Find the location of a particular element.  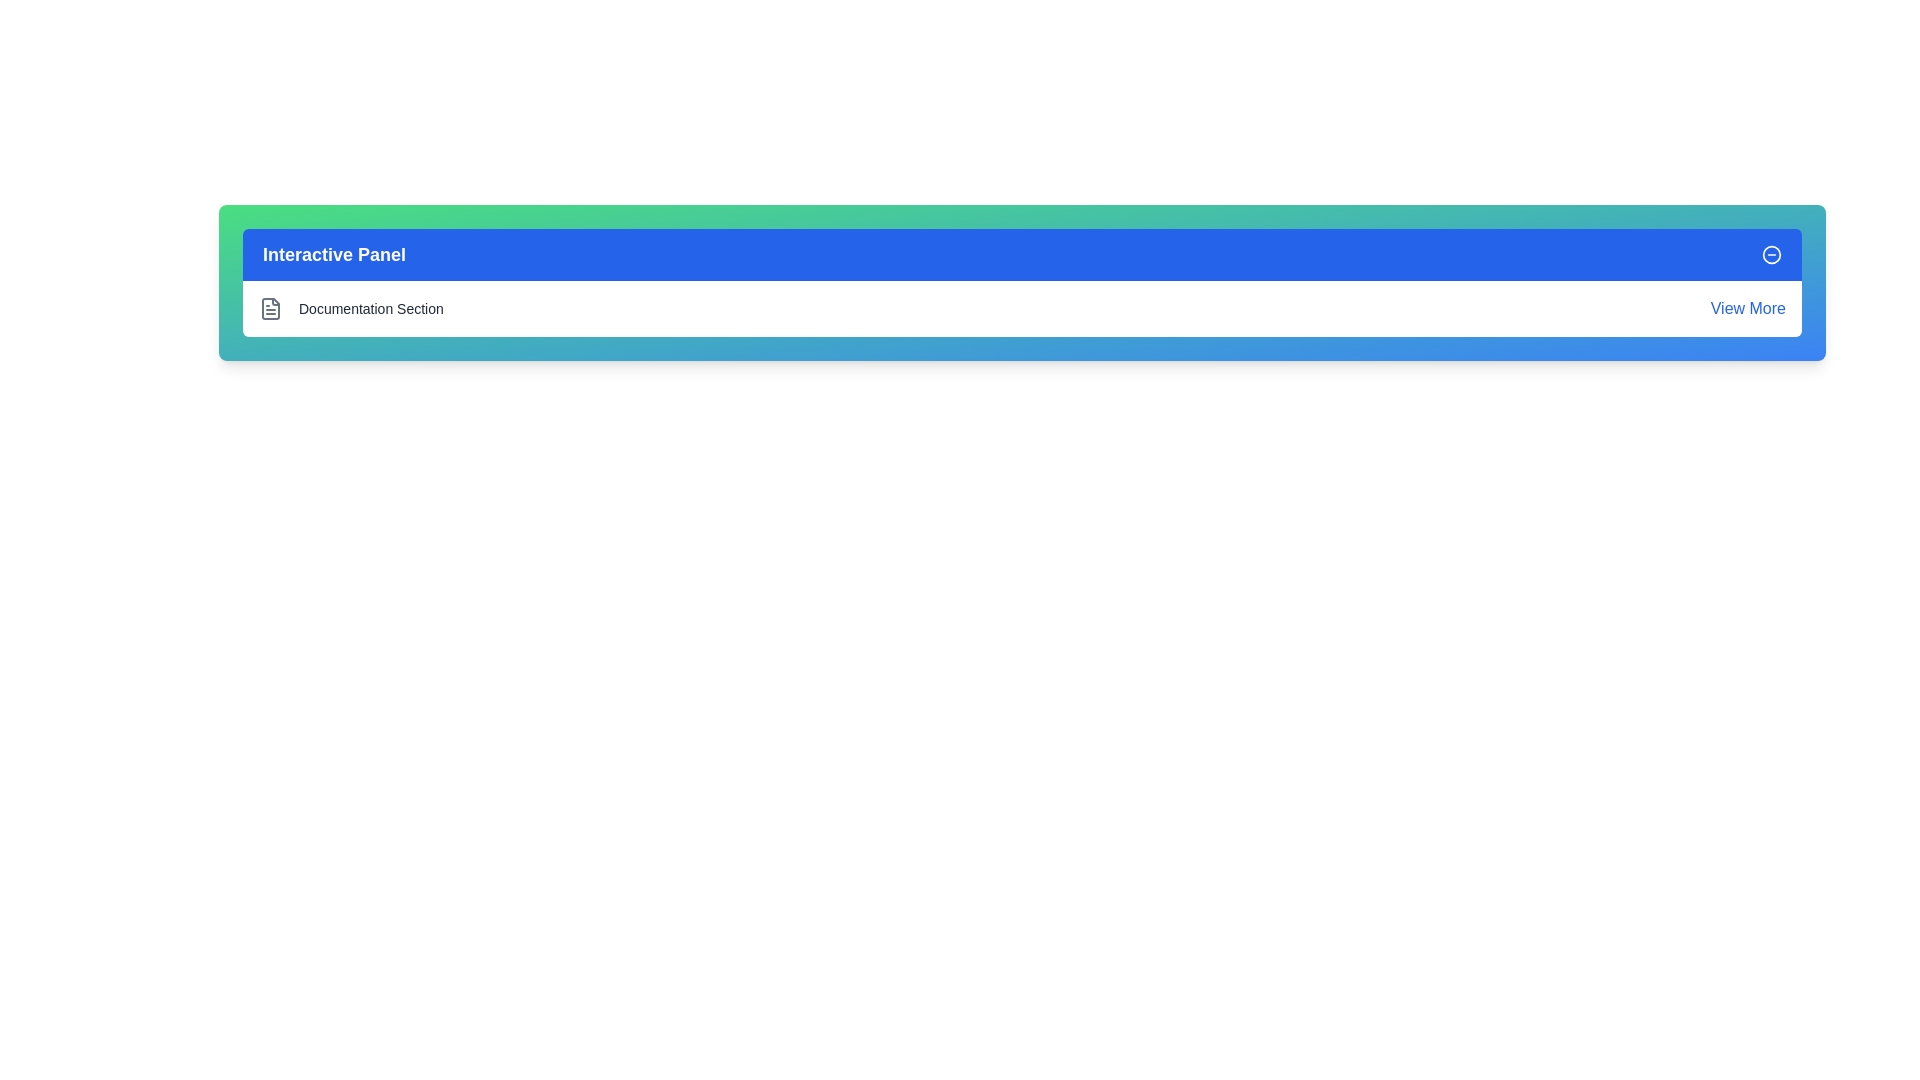

the circular icon button with a minus sign inside, located in the upper-right corner of the 'Interactive Panel' header is located at coordinates (1771, 253).